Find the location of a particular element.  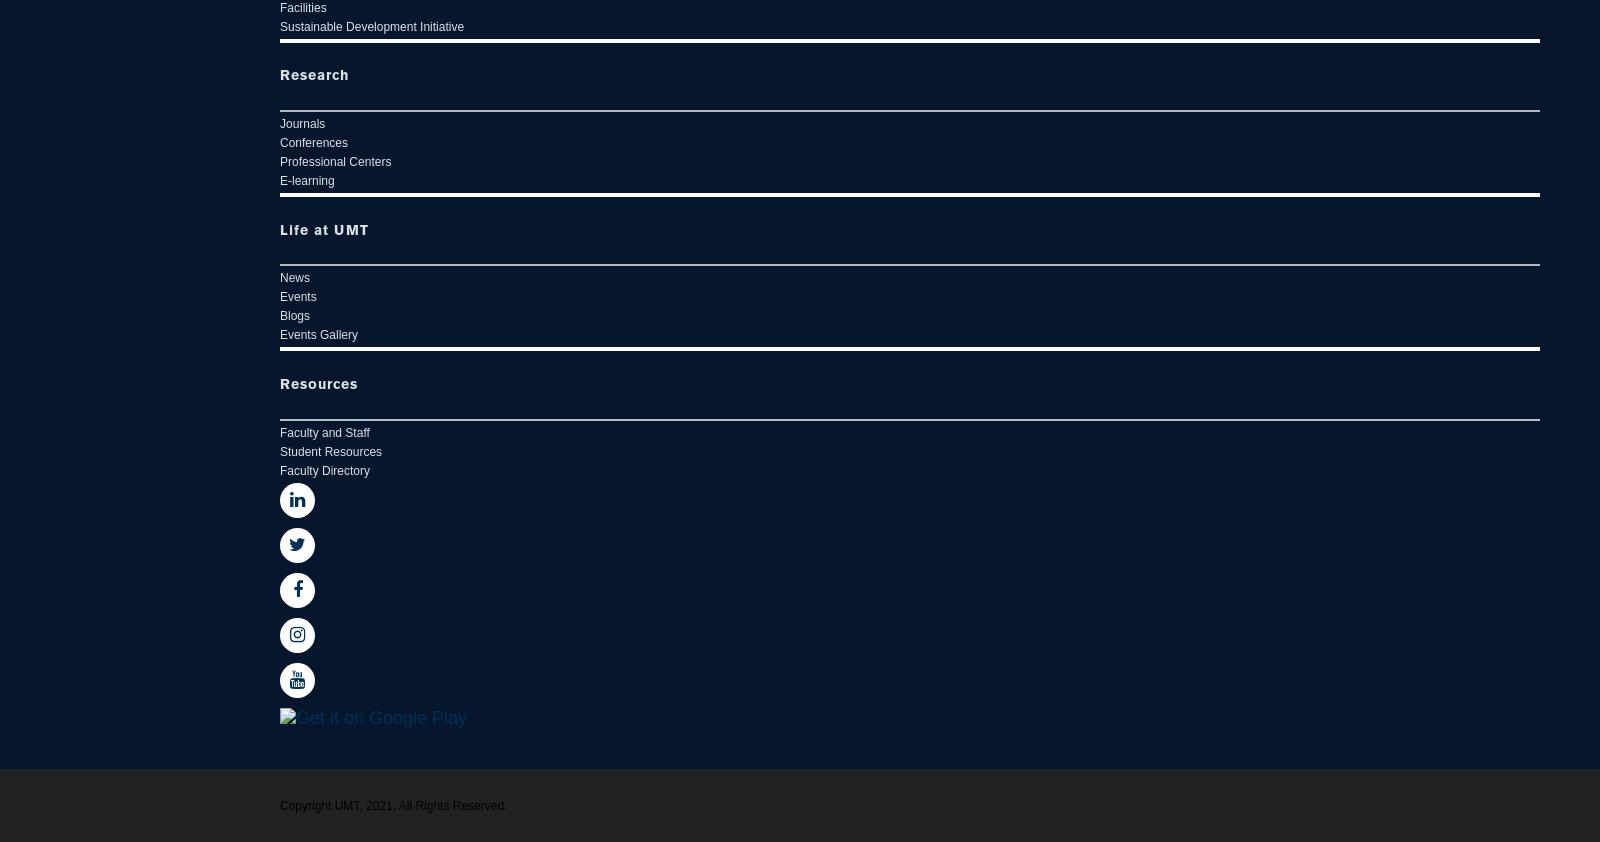

'E-learning' is located at coordinates (307, 180).